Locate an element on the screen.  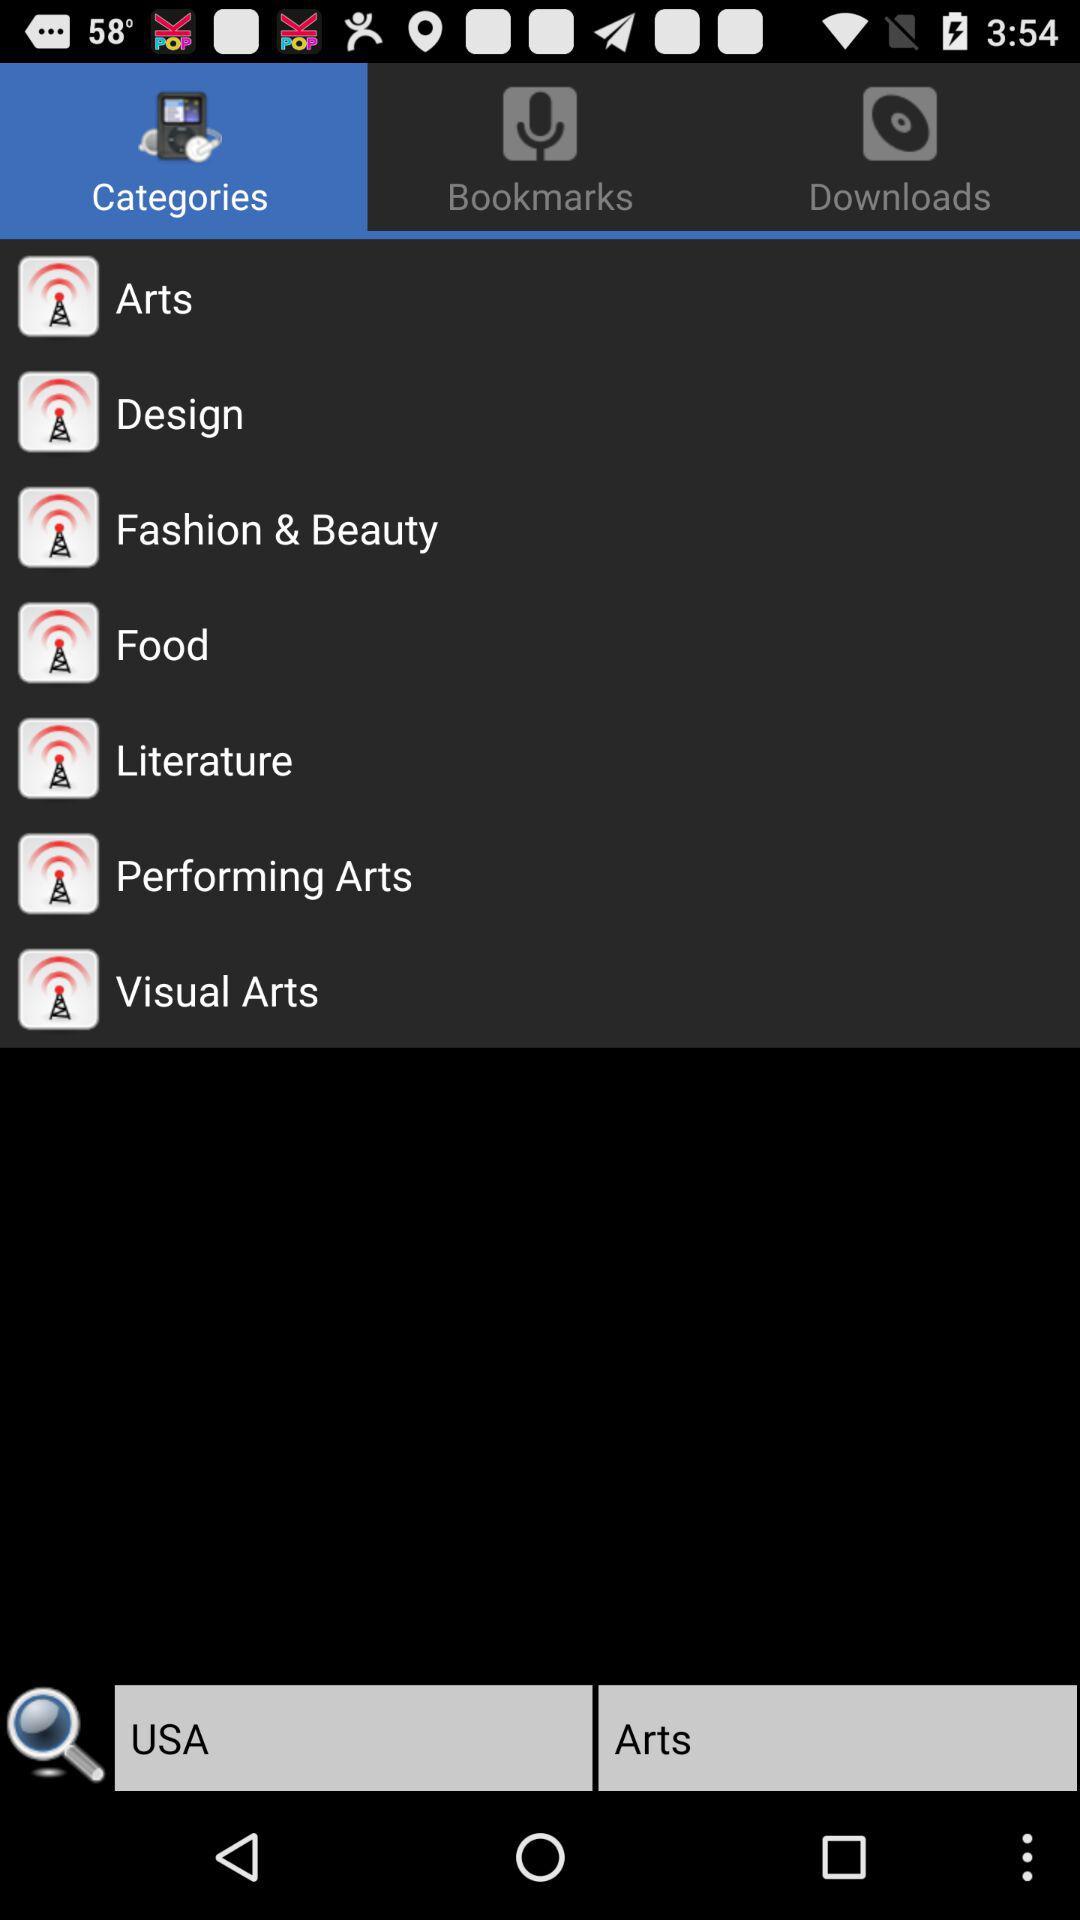
item at the bottom left corner is located at coordinates (54, 1737).